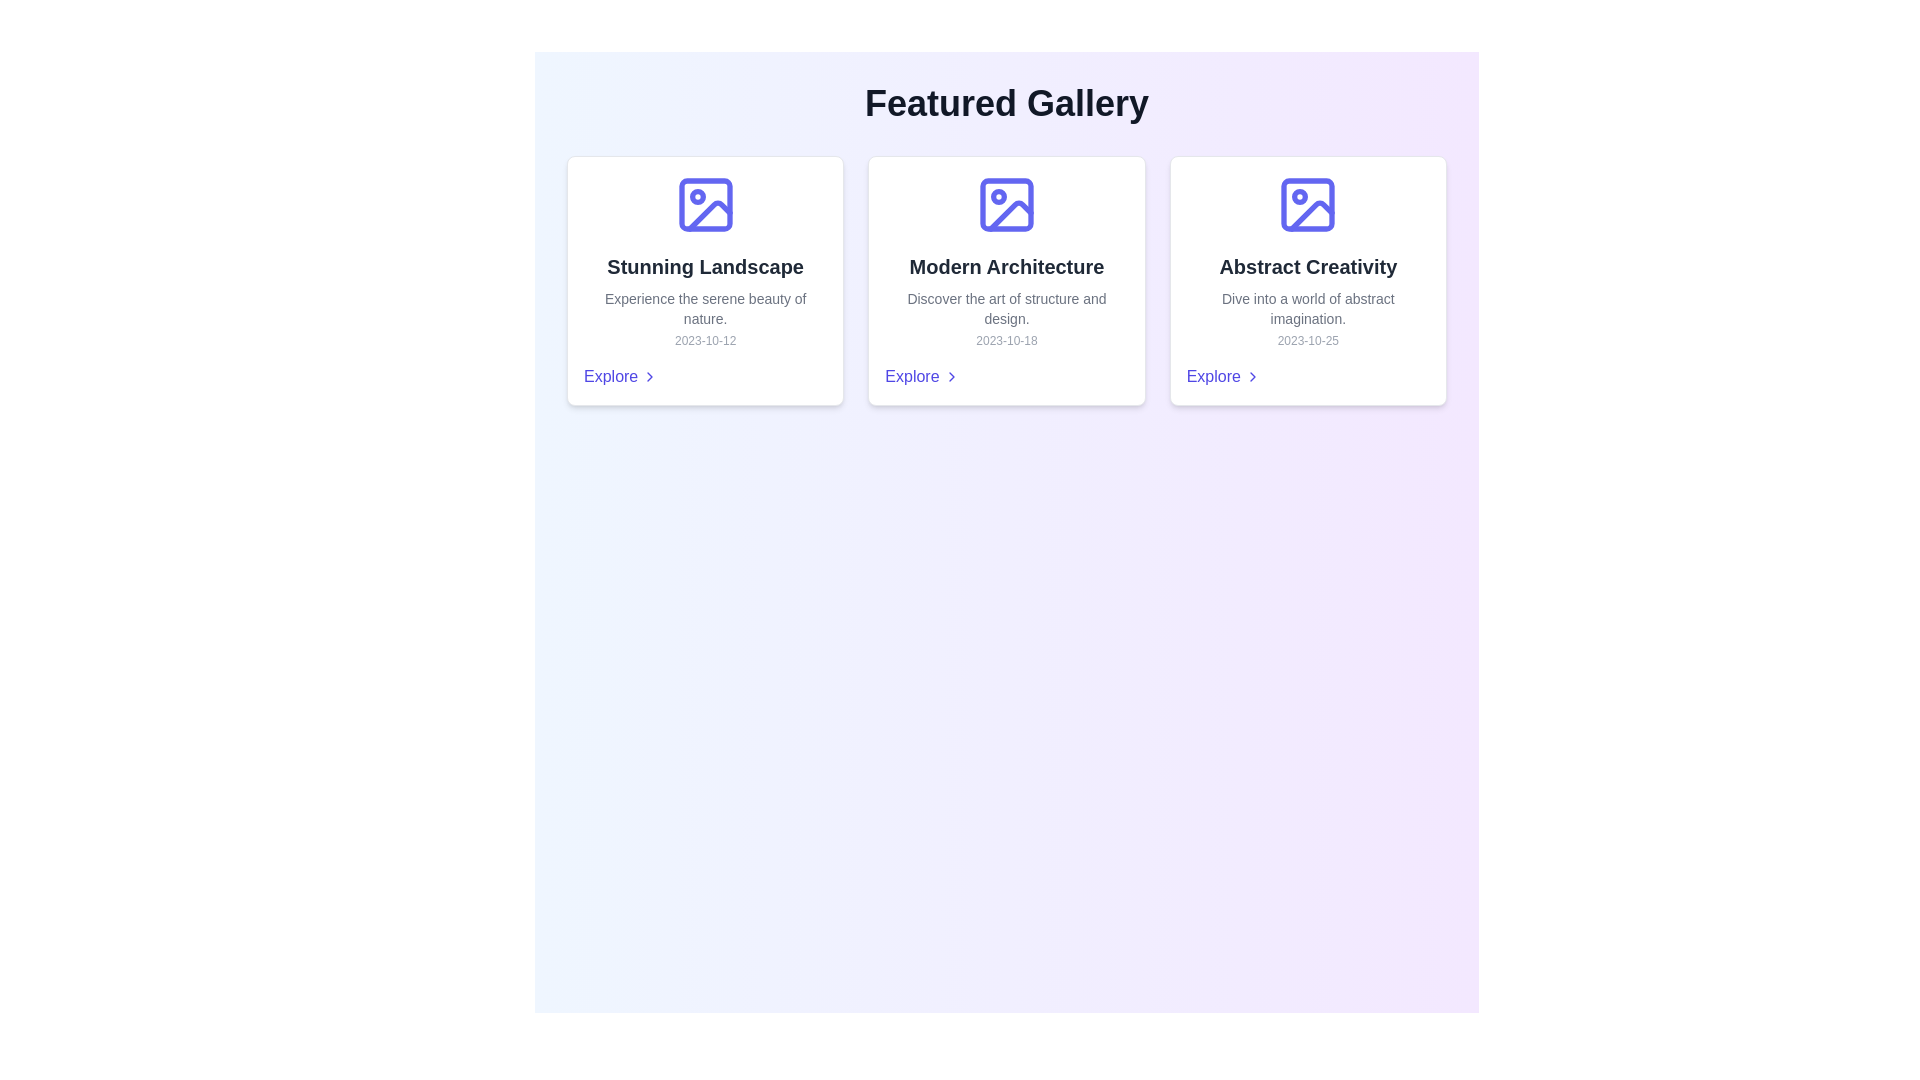  What do you see at coordinates (1308, 204) in the screenshot?
I see `the Decorative SVG graphical element, which is a rectangle within the image icon on the third card titled 'Abstract Creativity'` at bounding box center [1308, 204].